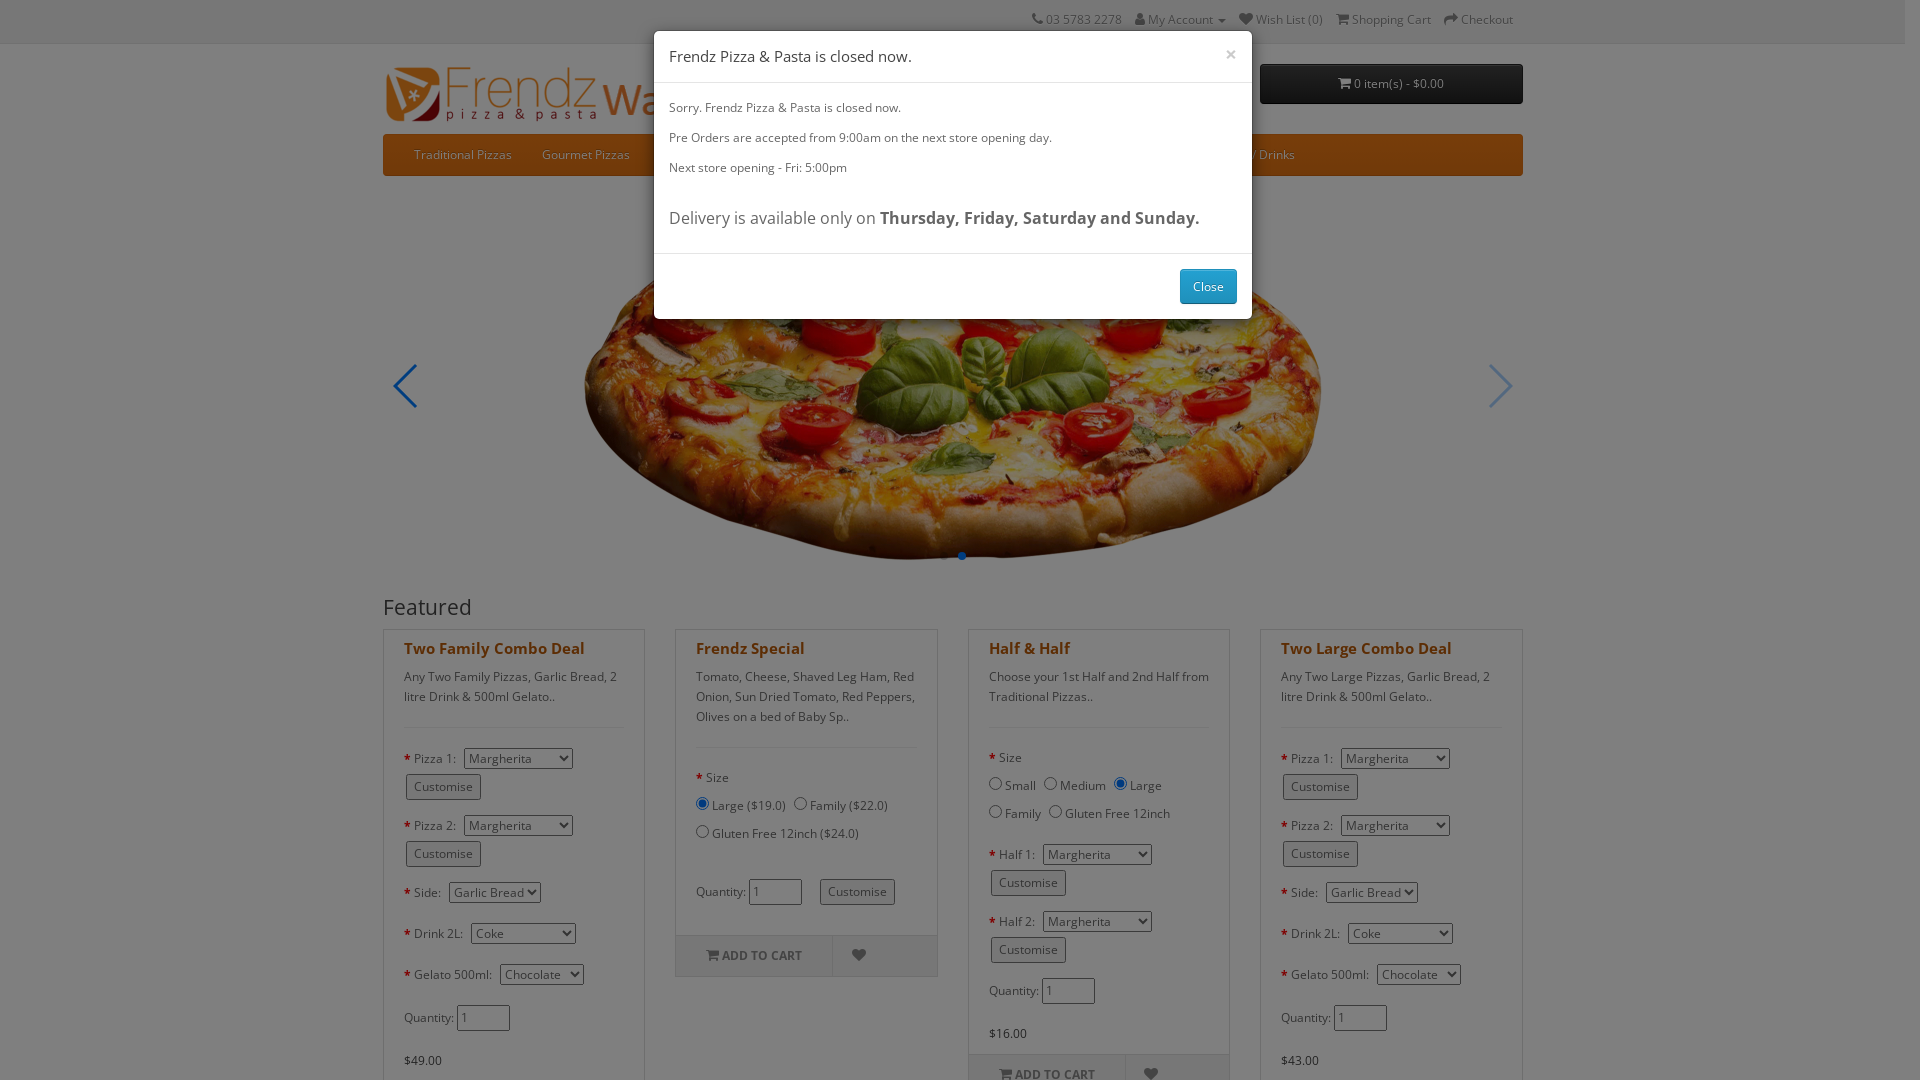  What do you see at coordinates (1280, 19) in the screenshot?
I see `'Wish List (0)'` at bounding box center [1280, 19].